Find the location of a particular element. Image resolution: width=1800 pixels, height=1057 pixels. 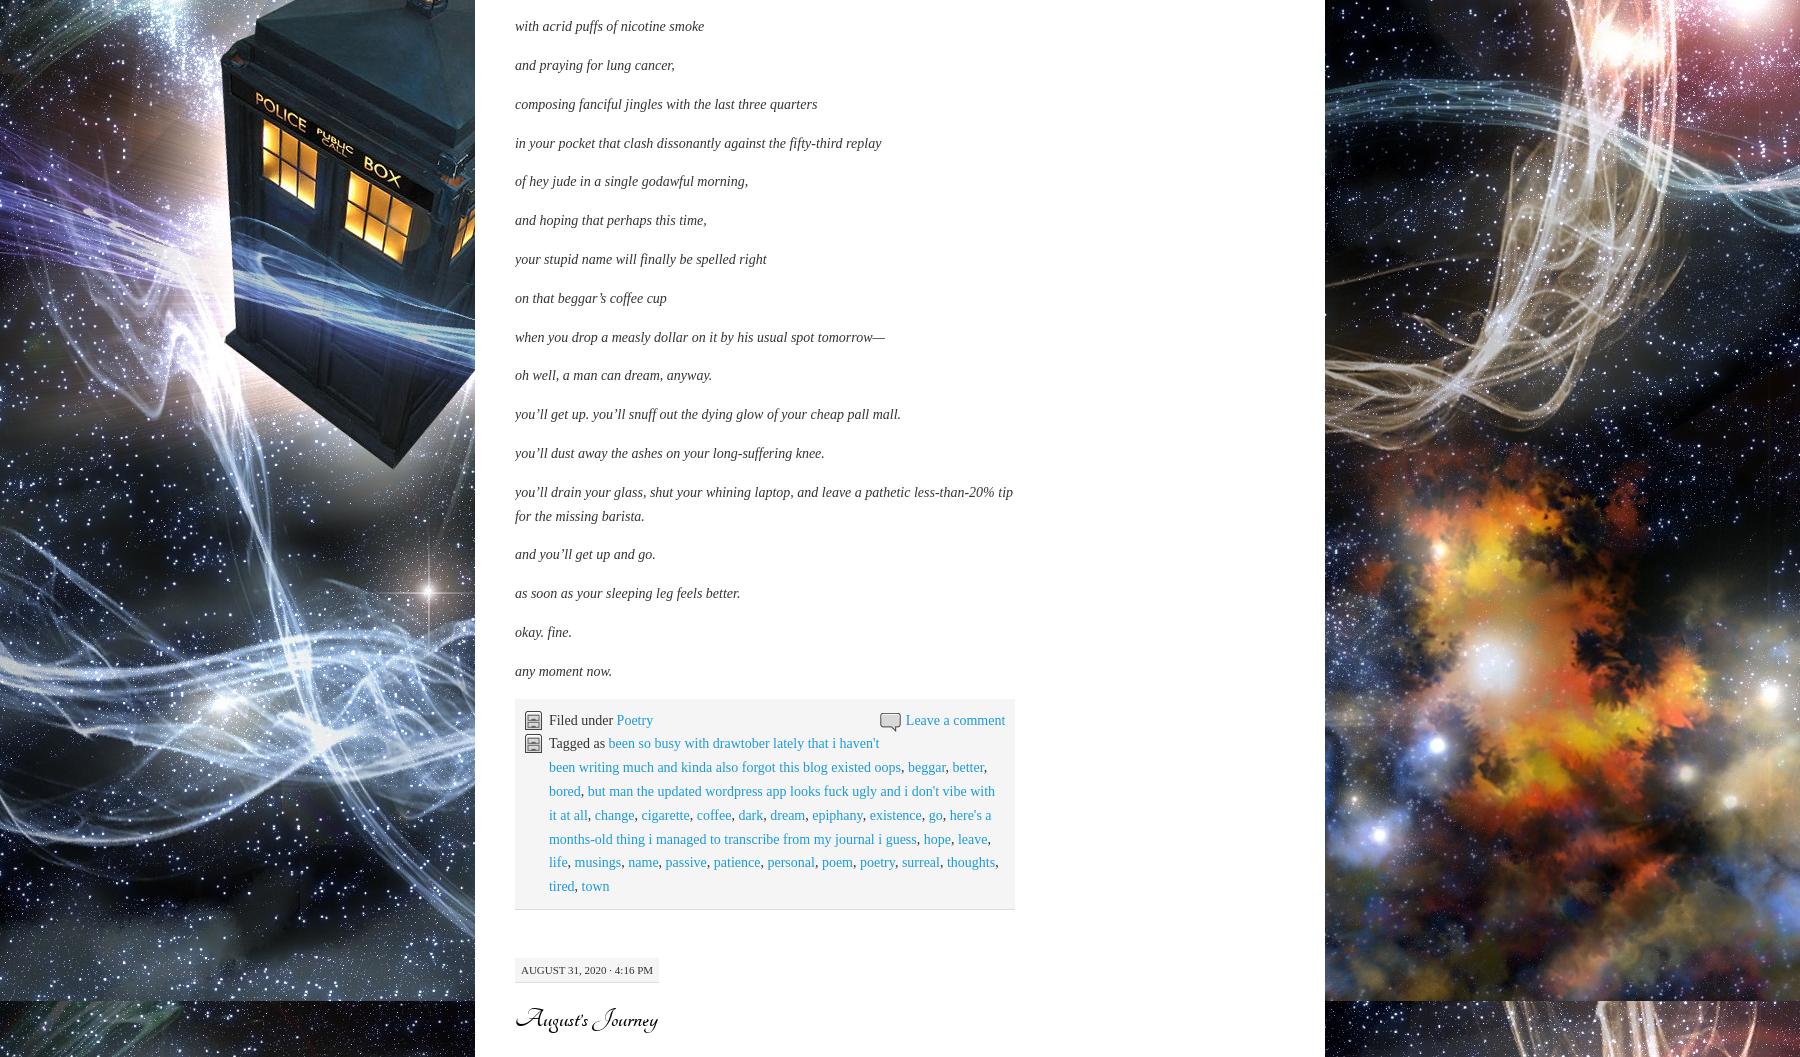

'and you’ll get up and go.' is located at coordinates (584, 735).